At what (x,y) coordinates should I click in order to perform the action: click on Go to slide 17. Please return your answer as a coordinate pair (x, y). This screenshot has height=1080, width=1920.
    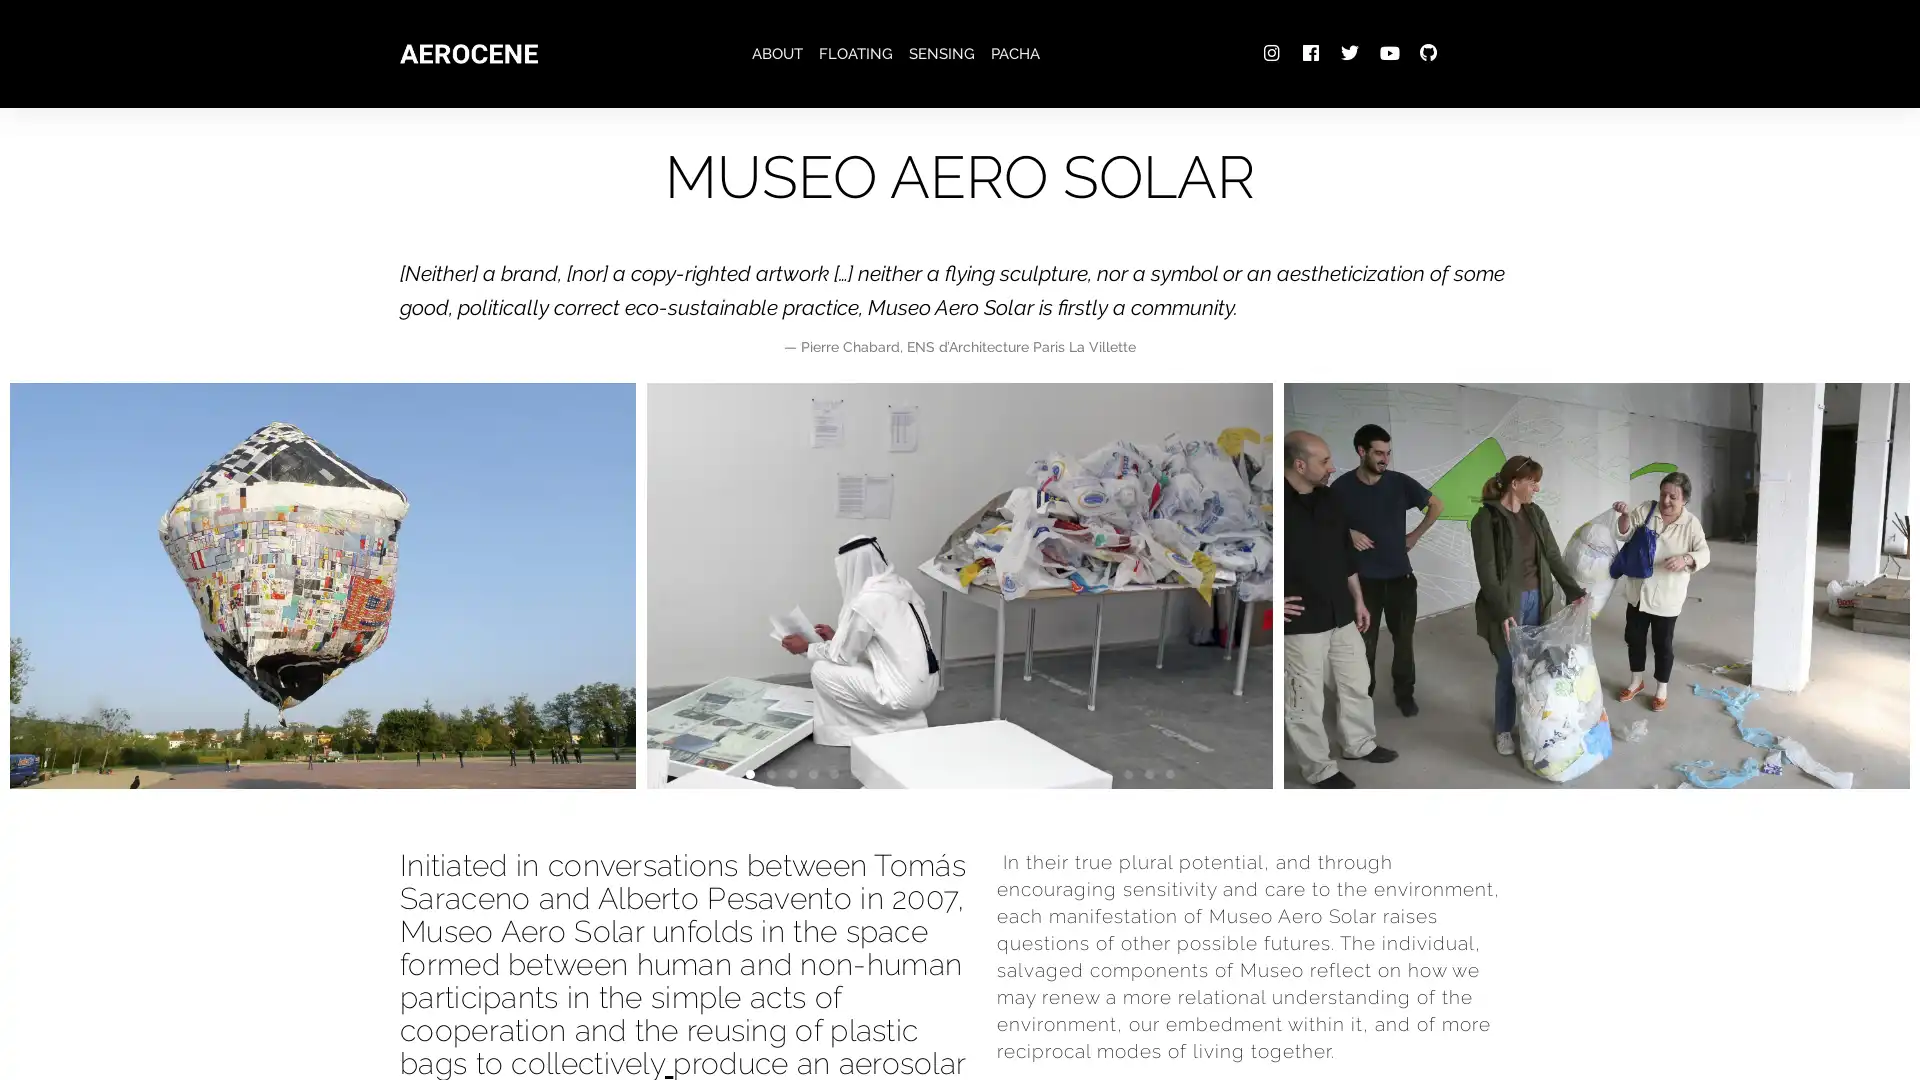
    Looking at the image, I should click on (1084, 773).